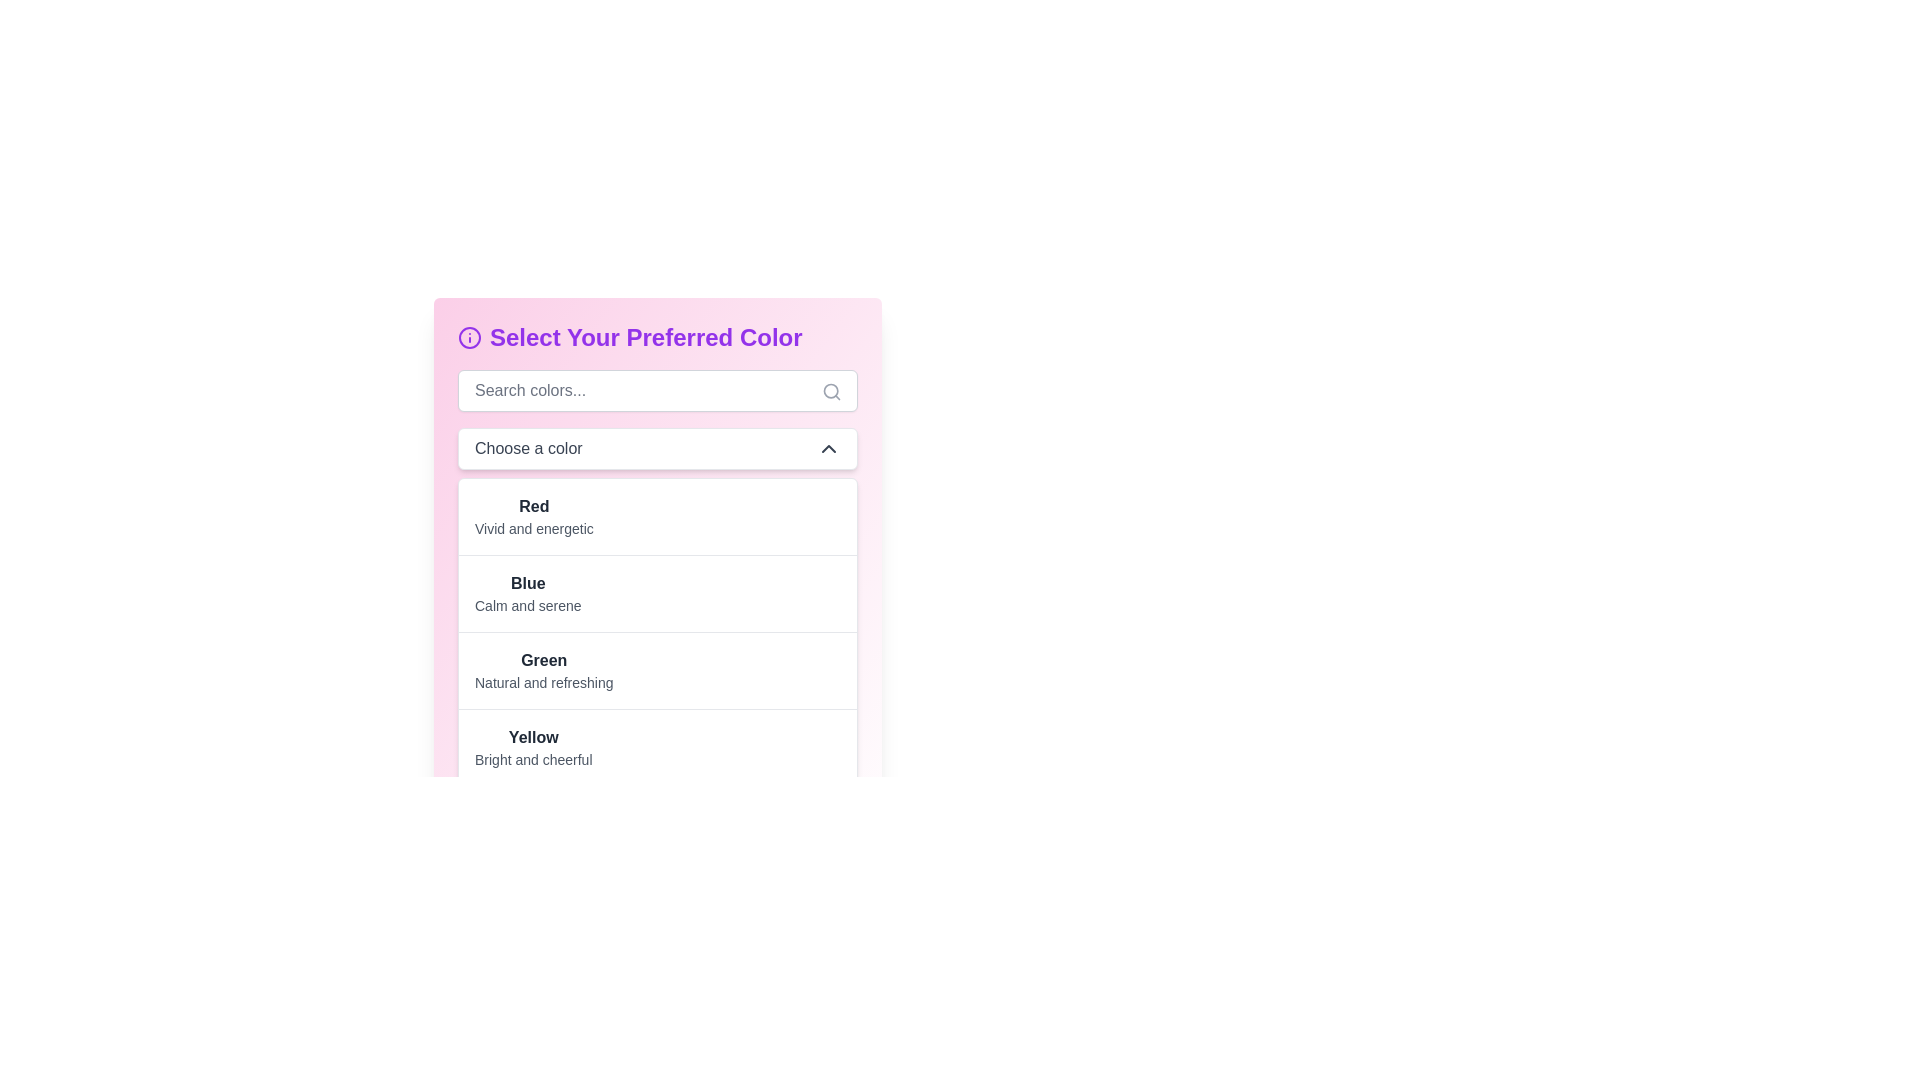 This screenshot has height=1080, width=1920. I want to click on the text label that reads 'Yellow' in bold, dark gray text, which describes a color option and is located beneath the 'Green' color description, so click(533, 748).